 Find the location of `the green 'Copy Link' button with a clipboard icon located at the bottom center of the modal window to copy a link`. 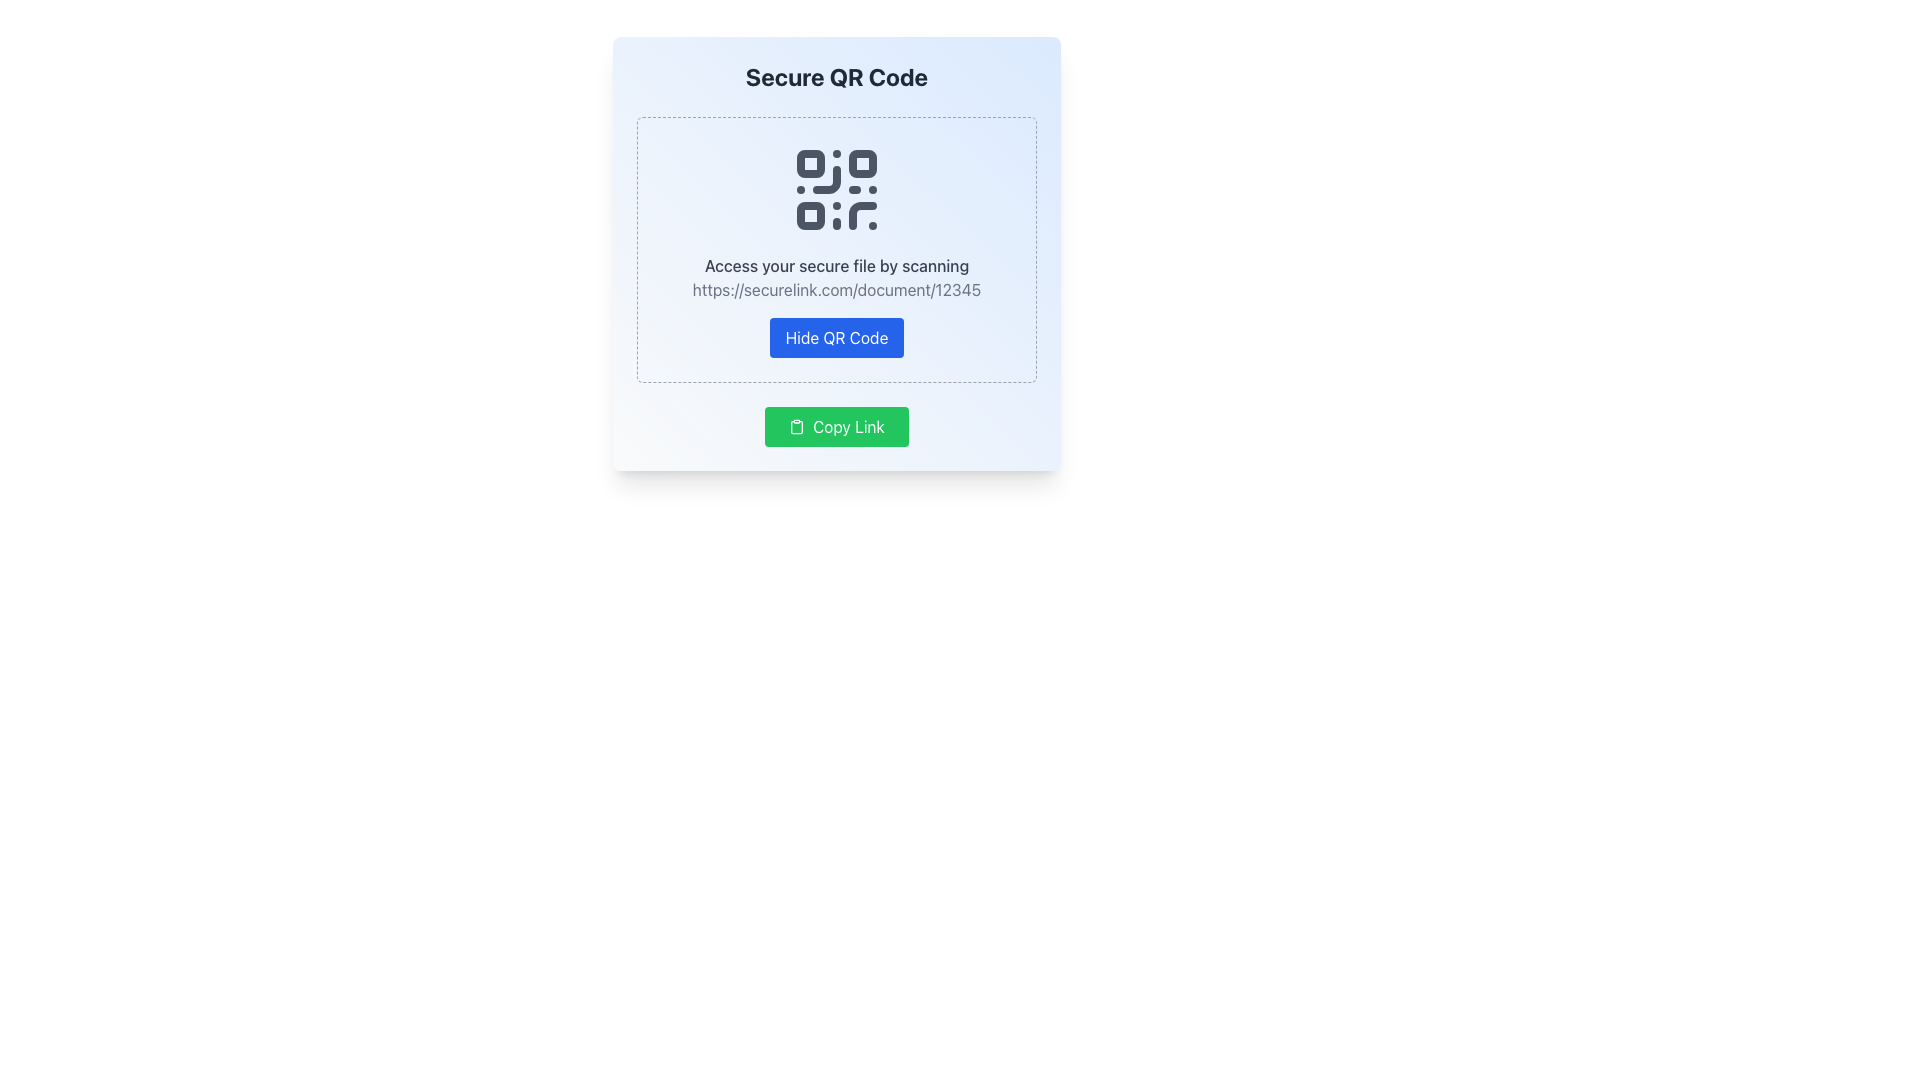

the green 'Copy Link' button with a clipboard icon located at the bottom center of the modal window to copy a link is located at coordinates (836, 426).